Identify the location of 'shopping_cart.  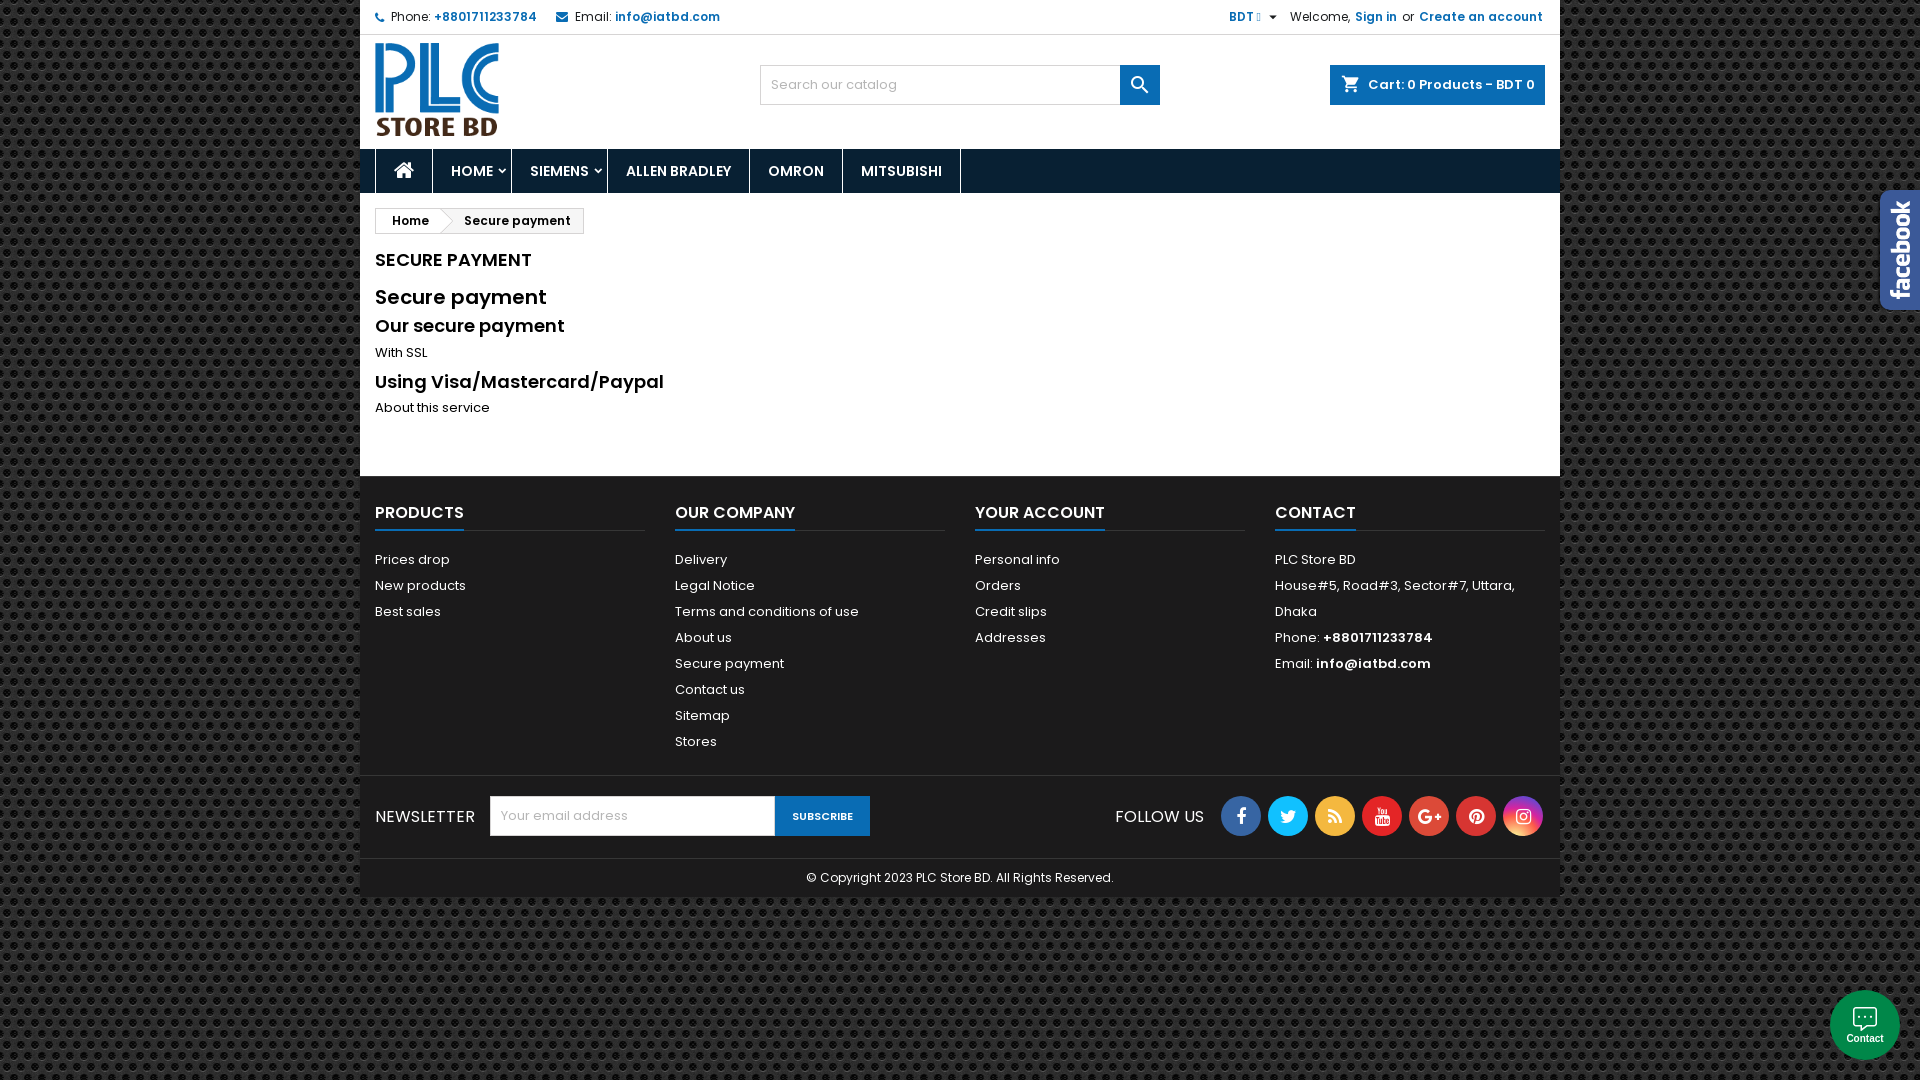
(1436, 83).